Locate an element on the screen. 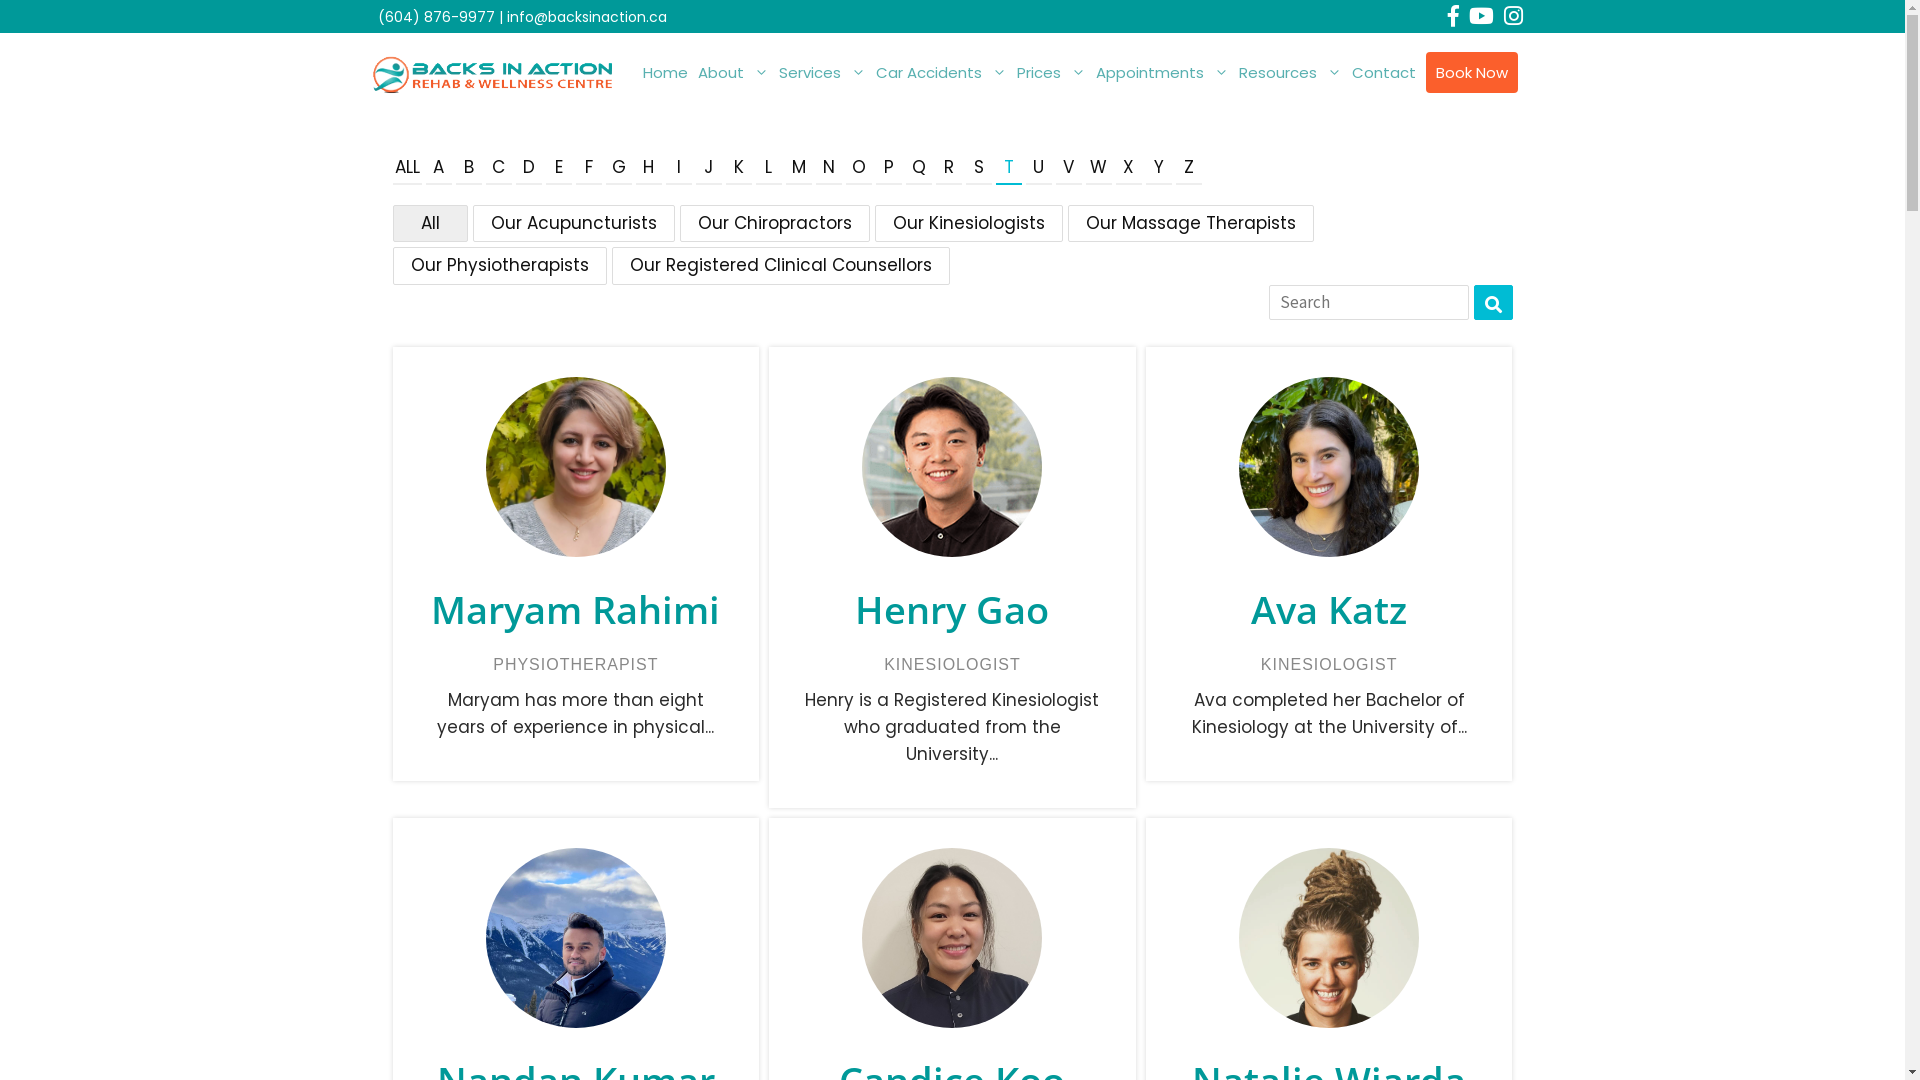  'About' is located at coordinates (731, 72).